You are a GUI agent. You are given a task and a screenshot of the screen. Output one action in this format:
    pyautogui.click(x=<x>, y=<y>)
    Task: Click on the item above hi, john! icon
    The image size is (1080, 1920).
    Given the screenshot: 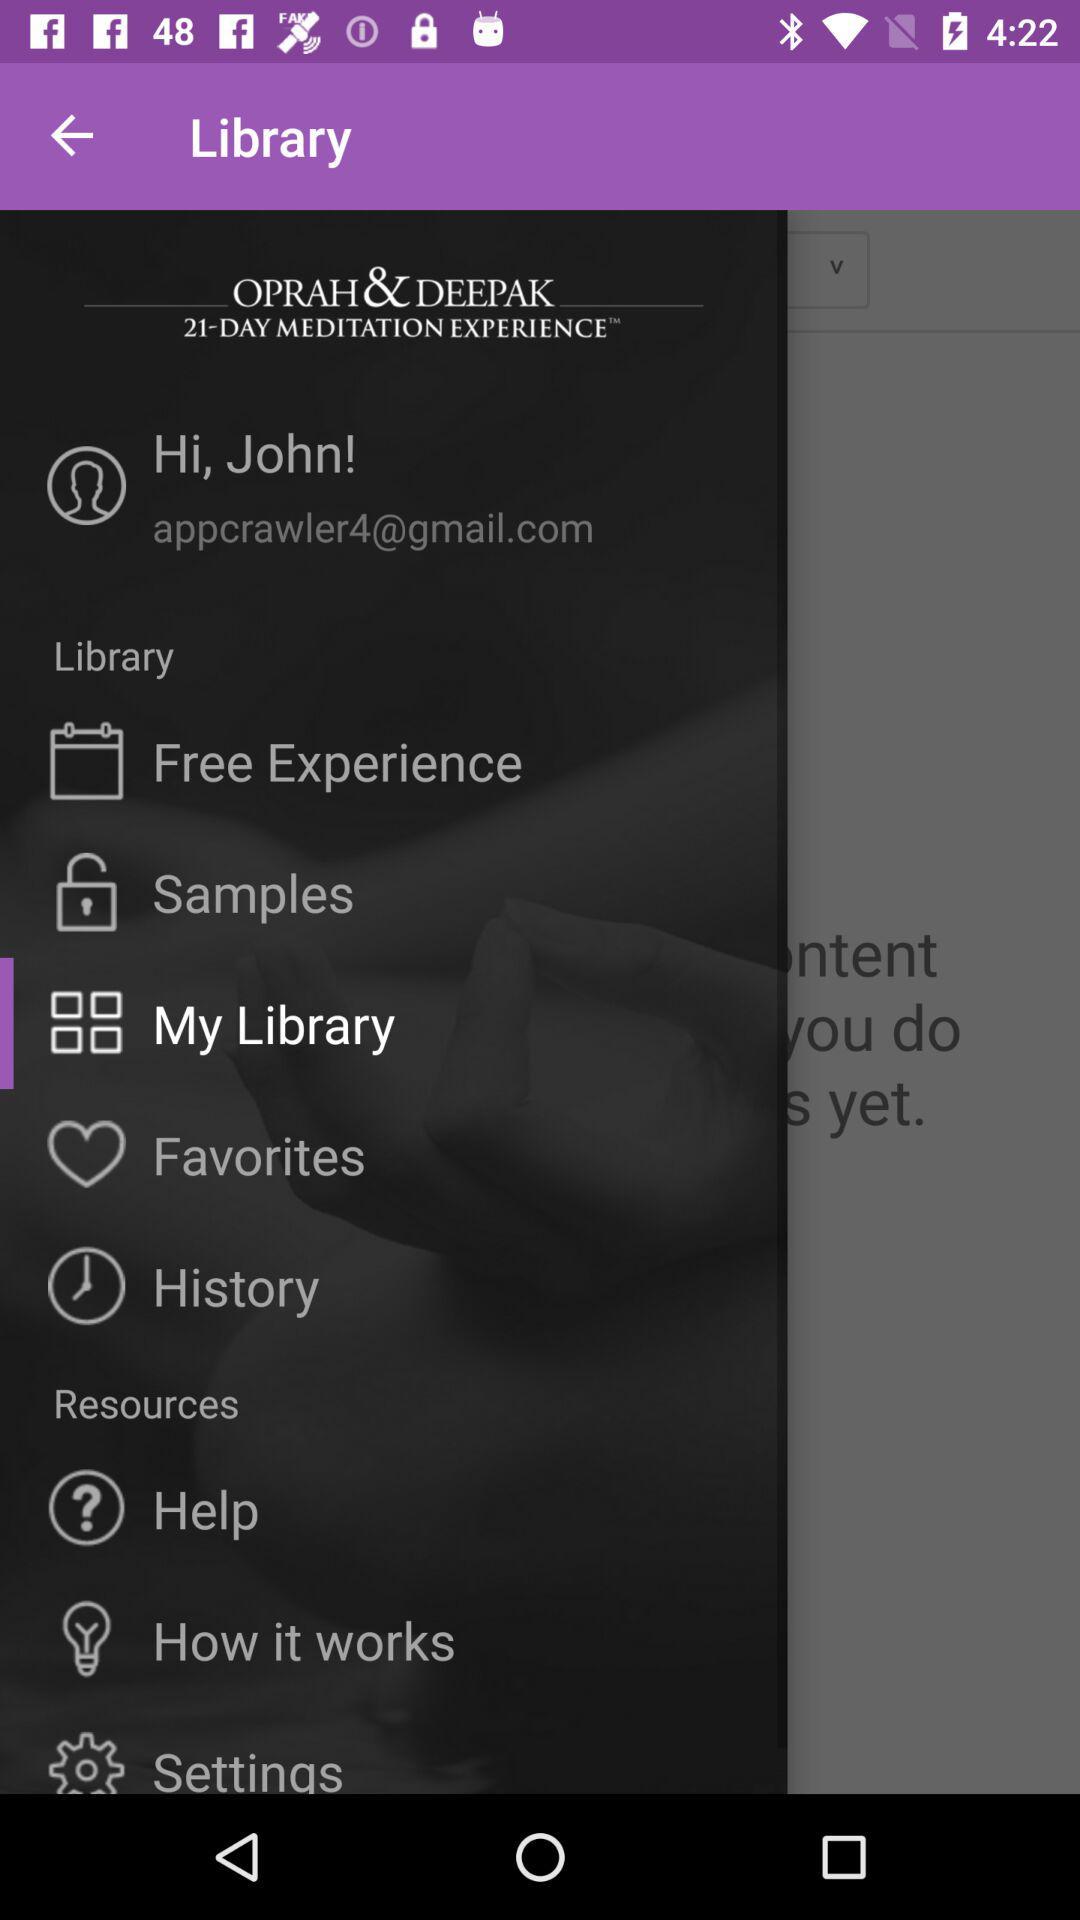 What is the action you would take?
    pyautogui.click(x=393, y=300)
    